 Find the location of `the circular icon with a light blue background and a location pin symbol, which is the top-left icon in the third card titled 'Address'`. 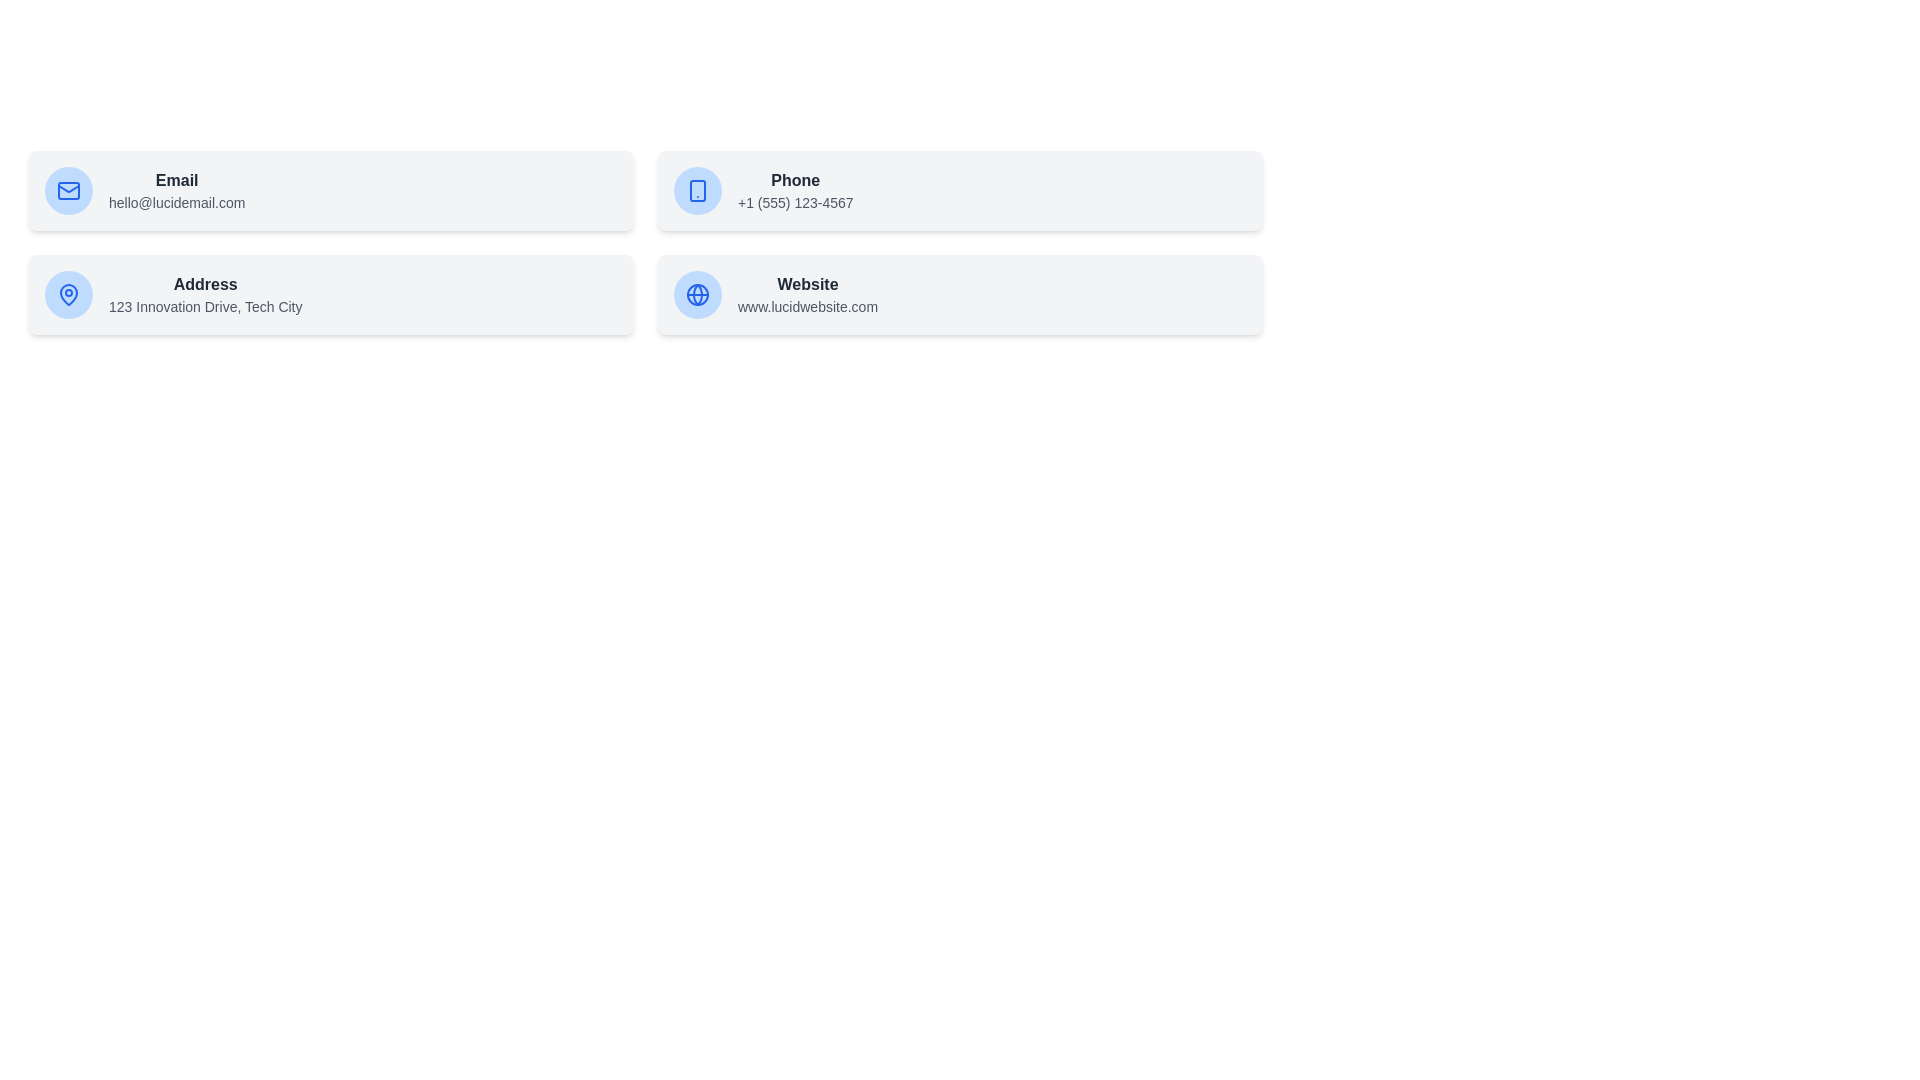

the circular icon with a light blue background and a location pin symbol, which is the top-left icon in the third card titled 'Address' is located at coordinates (68, 294).